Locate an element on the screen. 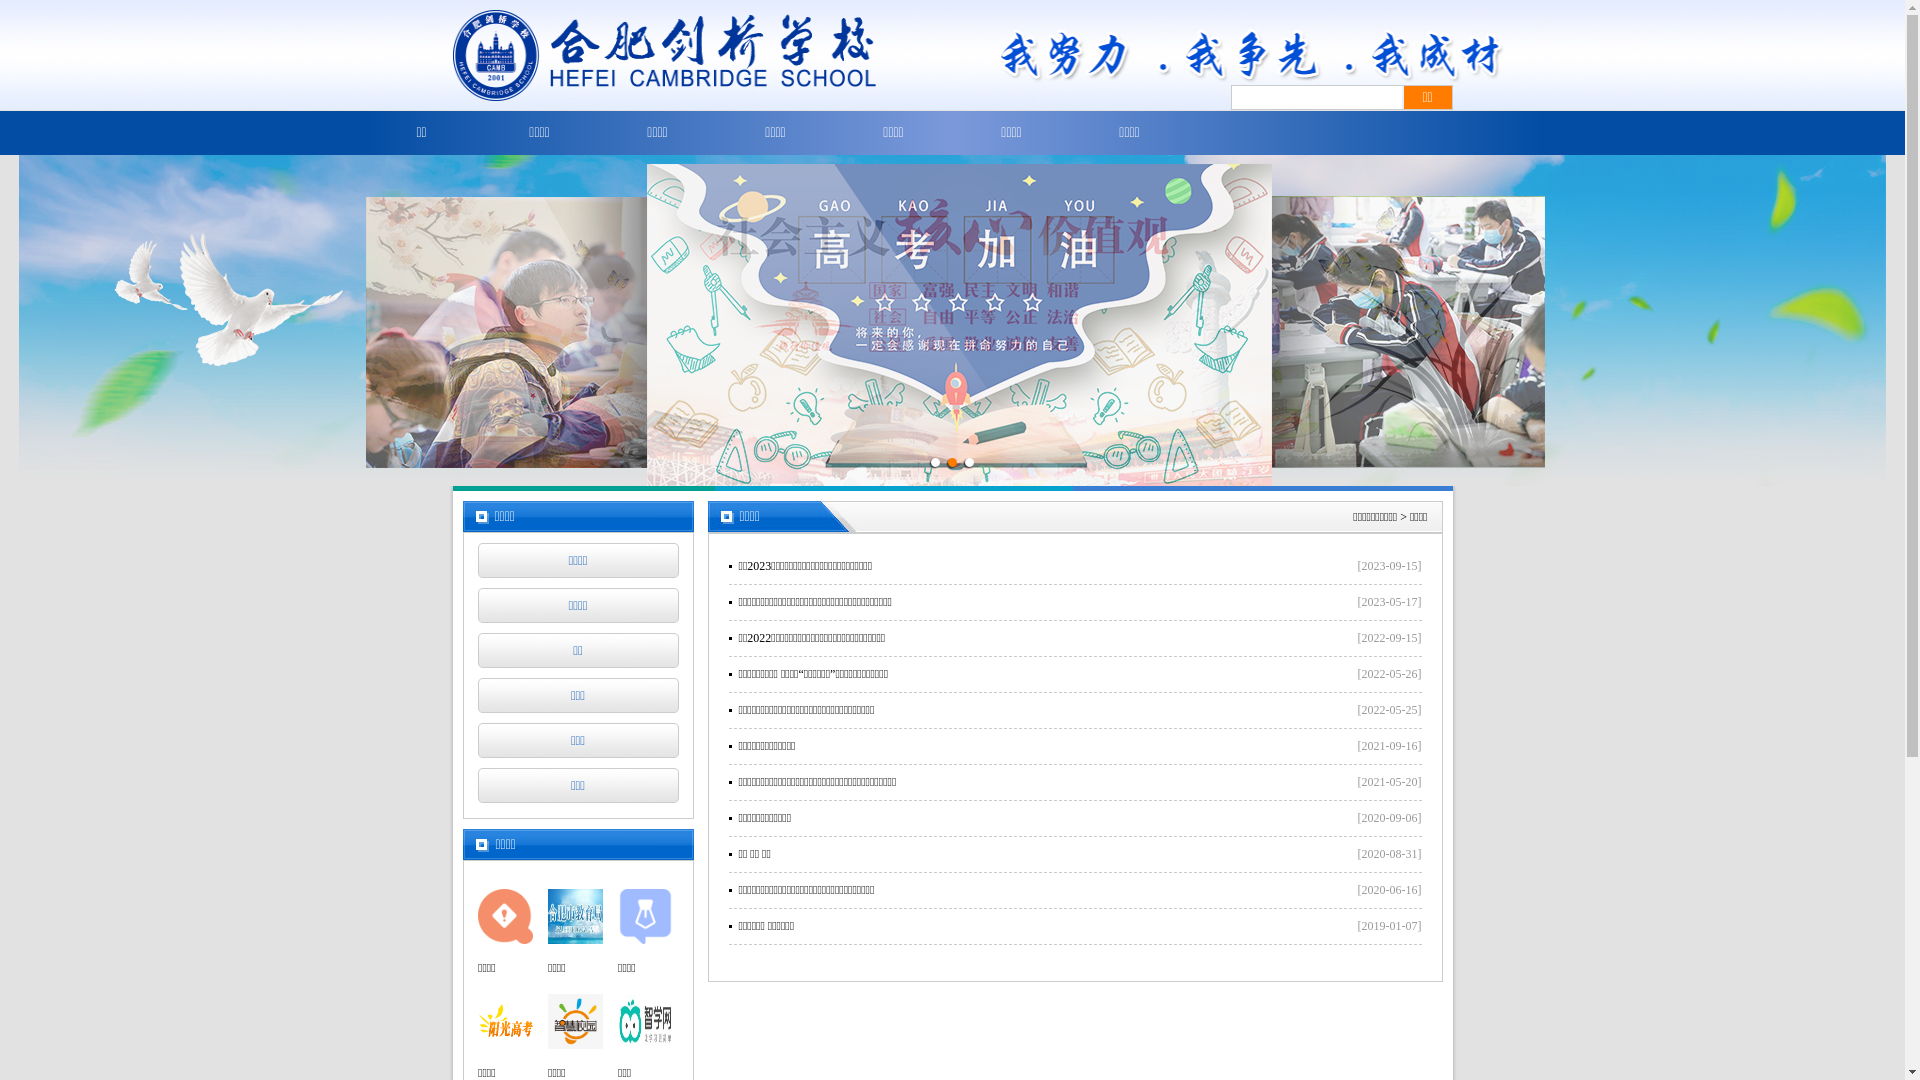  '2' is located at coordinates (944, 462).